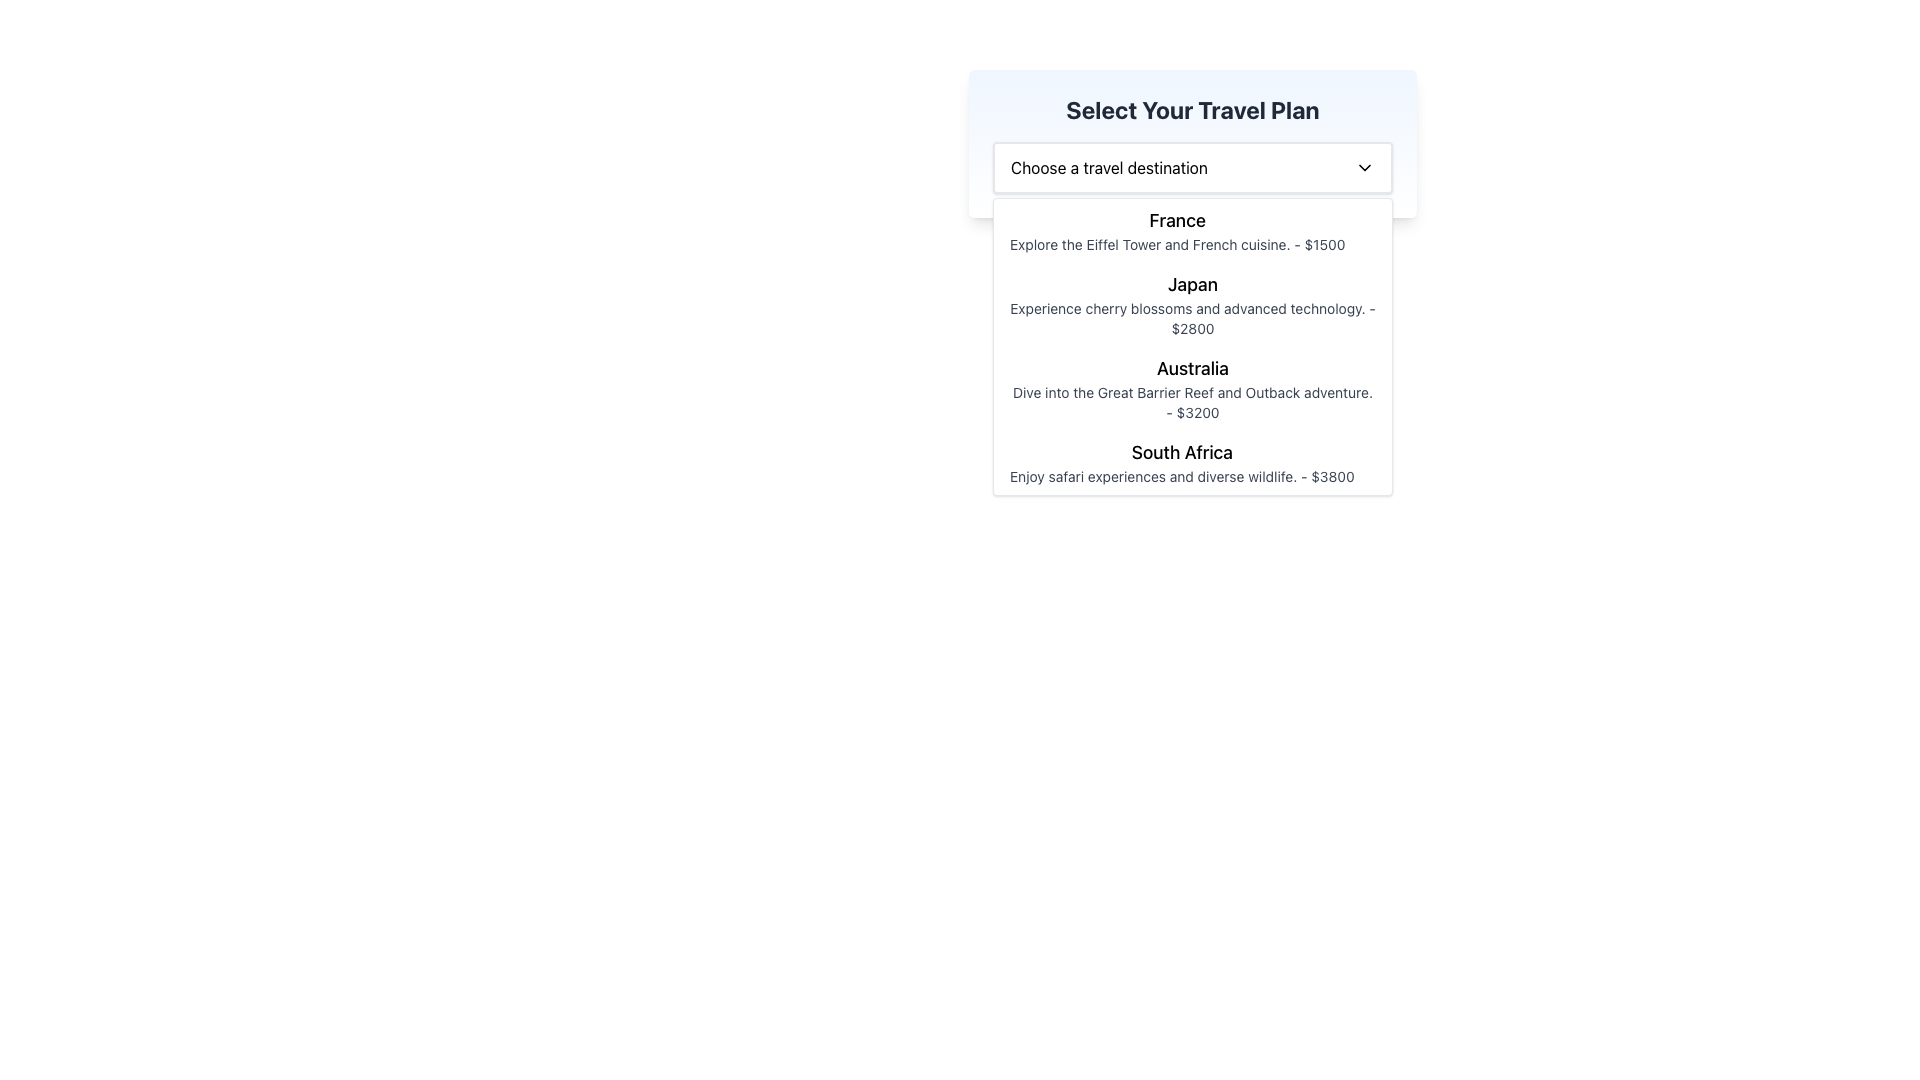 The height and width of the screenshot is (1080, 1920). What do you see at coordinates (1193, 285) in the screenshot?
I see `the text label displaying 'Japan' in bold style, which is located in the second entry of a dropdown menu of travel destinations` at bounding box center [1193, 285].